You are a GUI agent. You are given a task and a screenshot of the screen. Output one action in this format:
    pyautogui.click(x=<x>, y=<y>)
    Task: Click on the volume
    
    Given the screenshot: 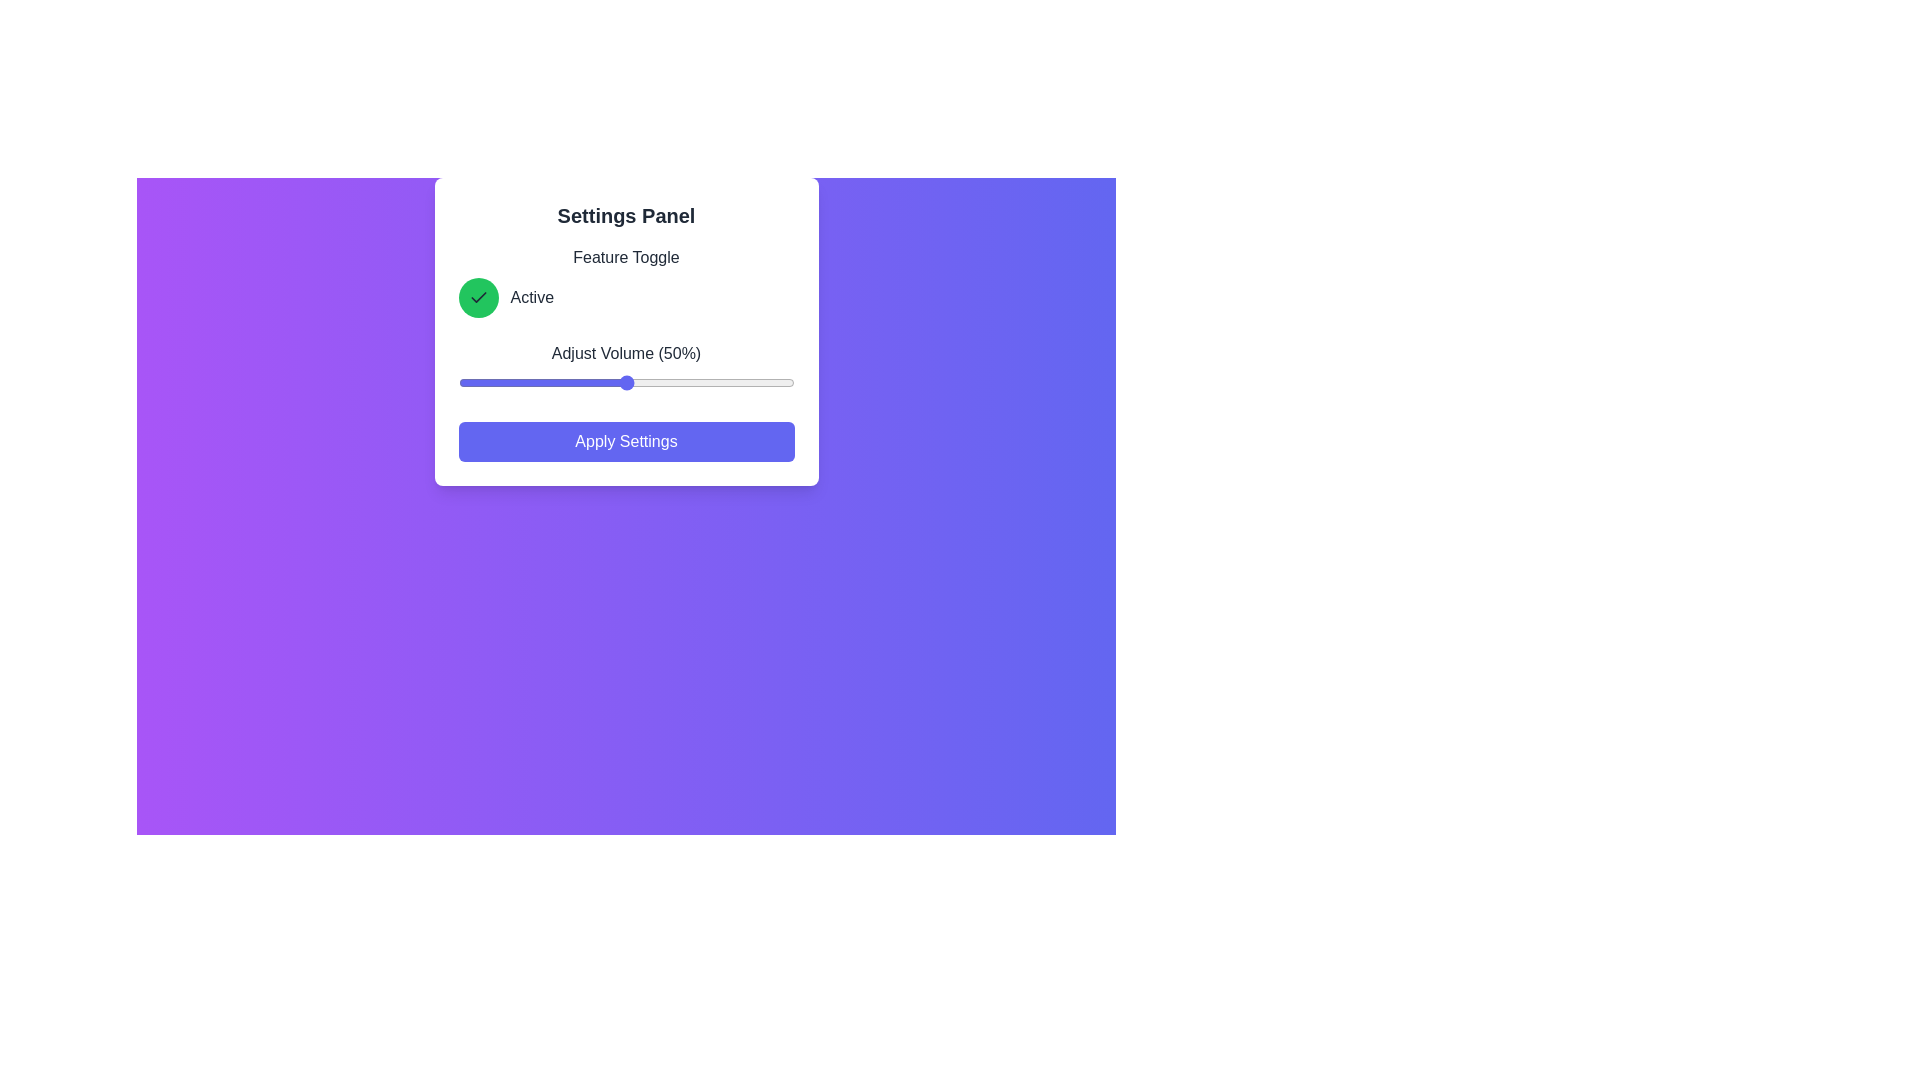 What is the action you would take?
    pyautogui.click(x=552, y=382)
    